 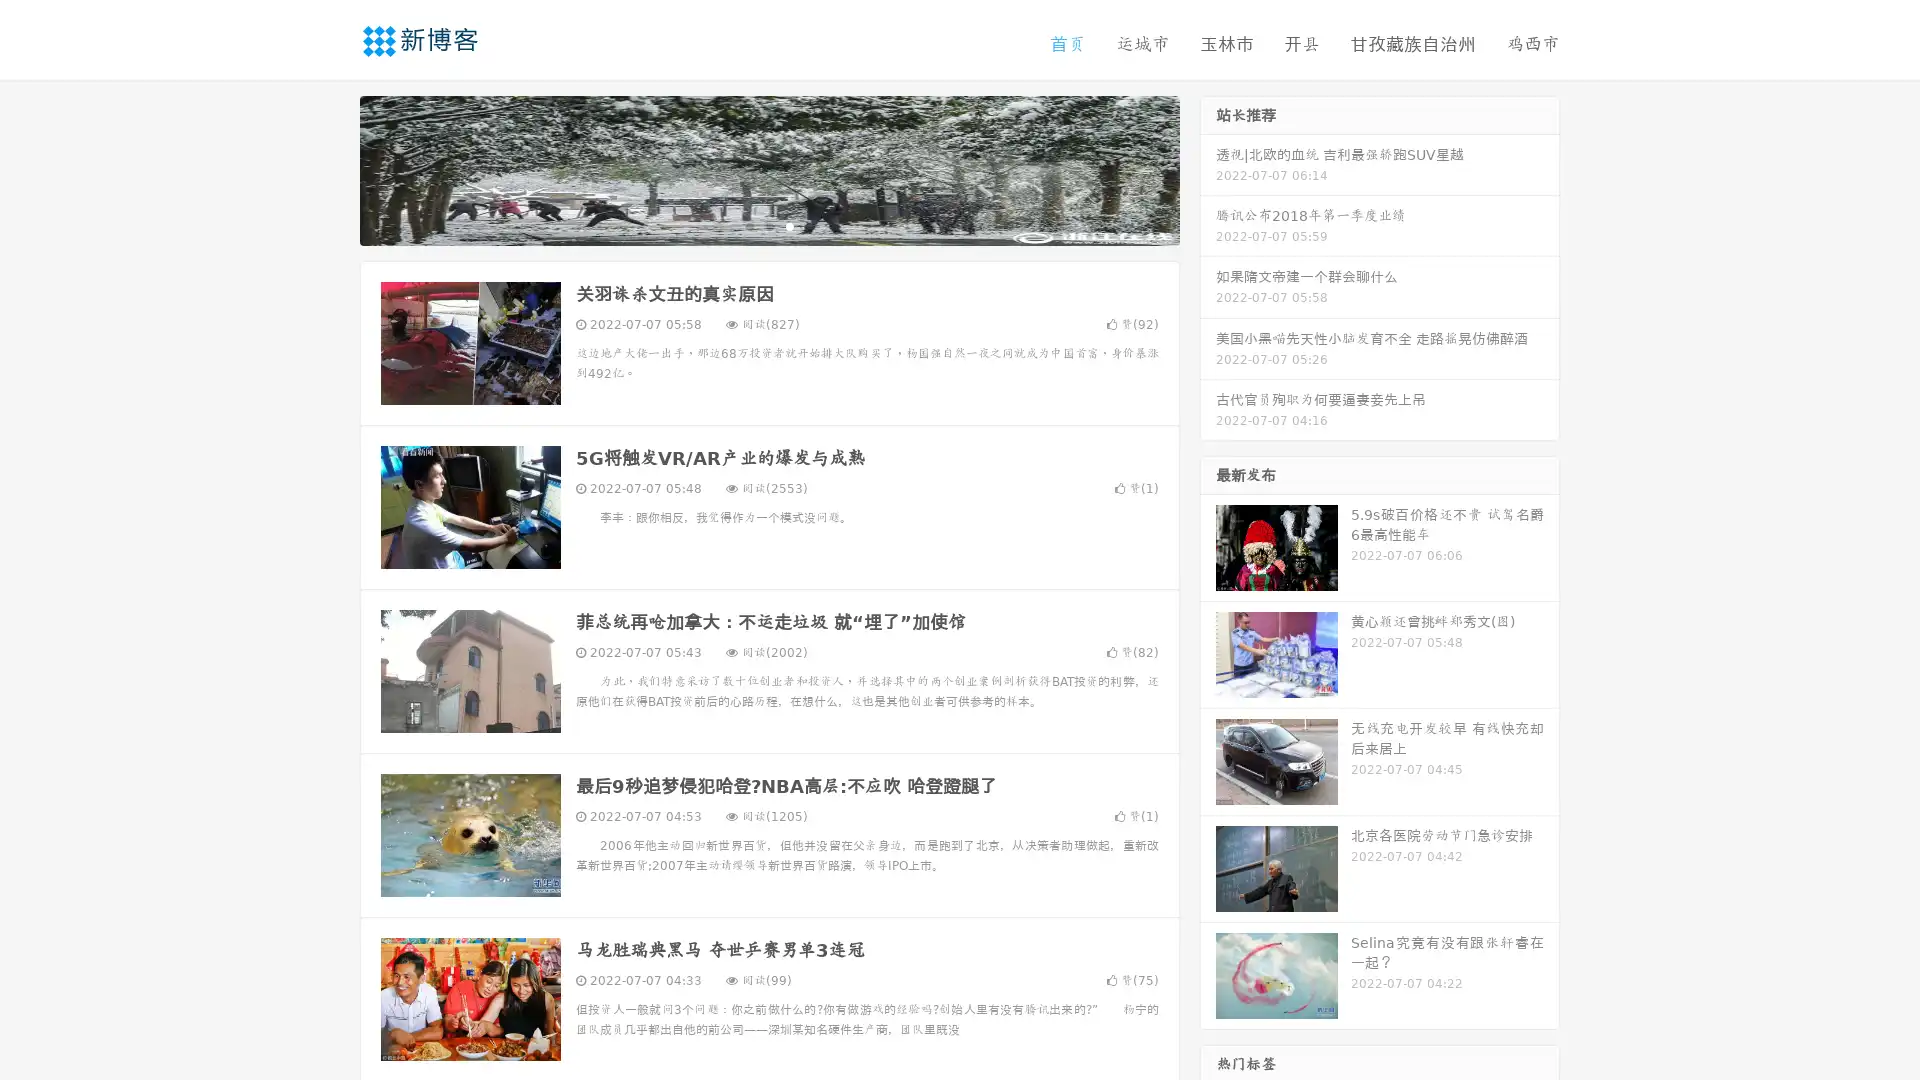 What do you see at coordinates (789, 225) in the screenshot?
I see `Go to slide 3` at bounding box center [789, 225].